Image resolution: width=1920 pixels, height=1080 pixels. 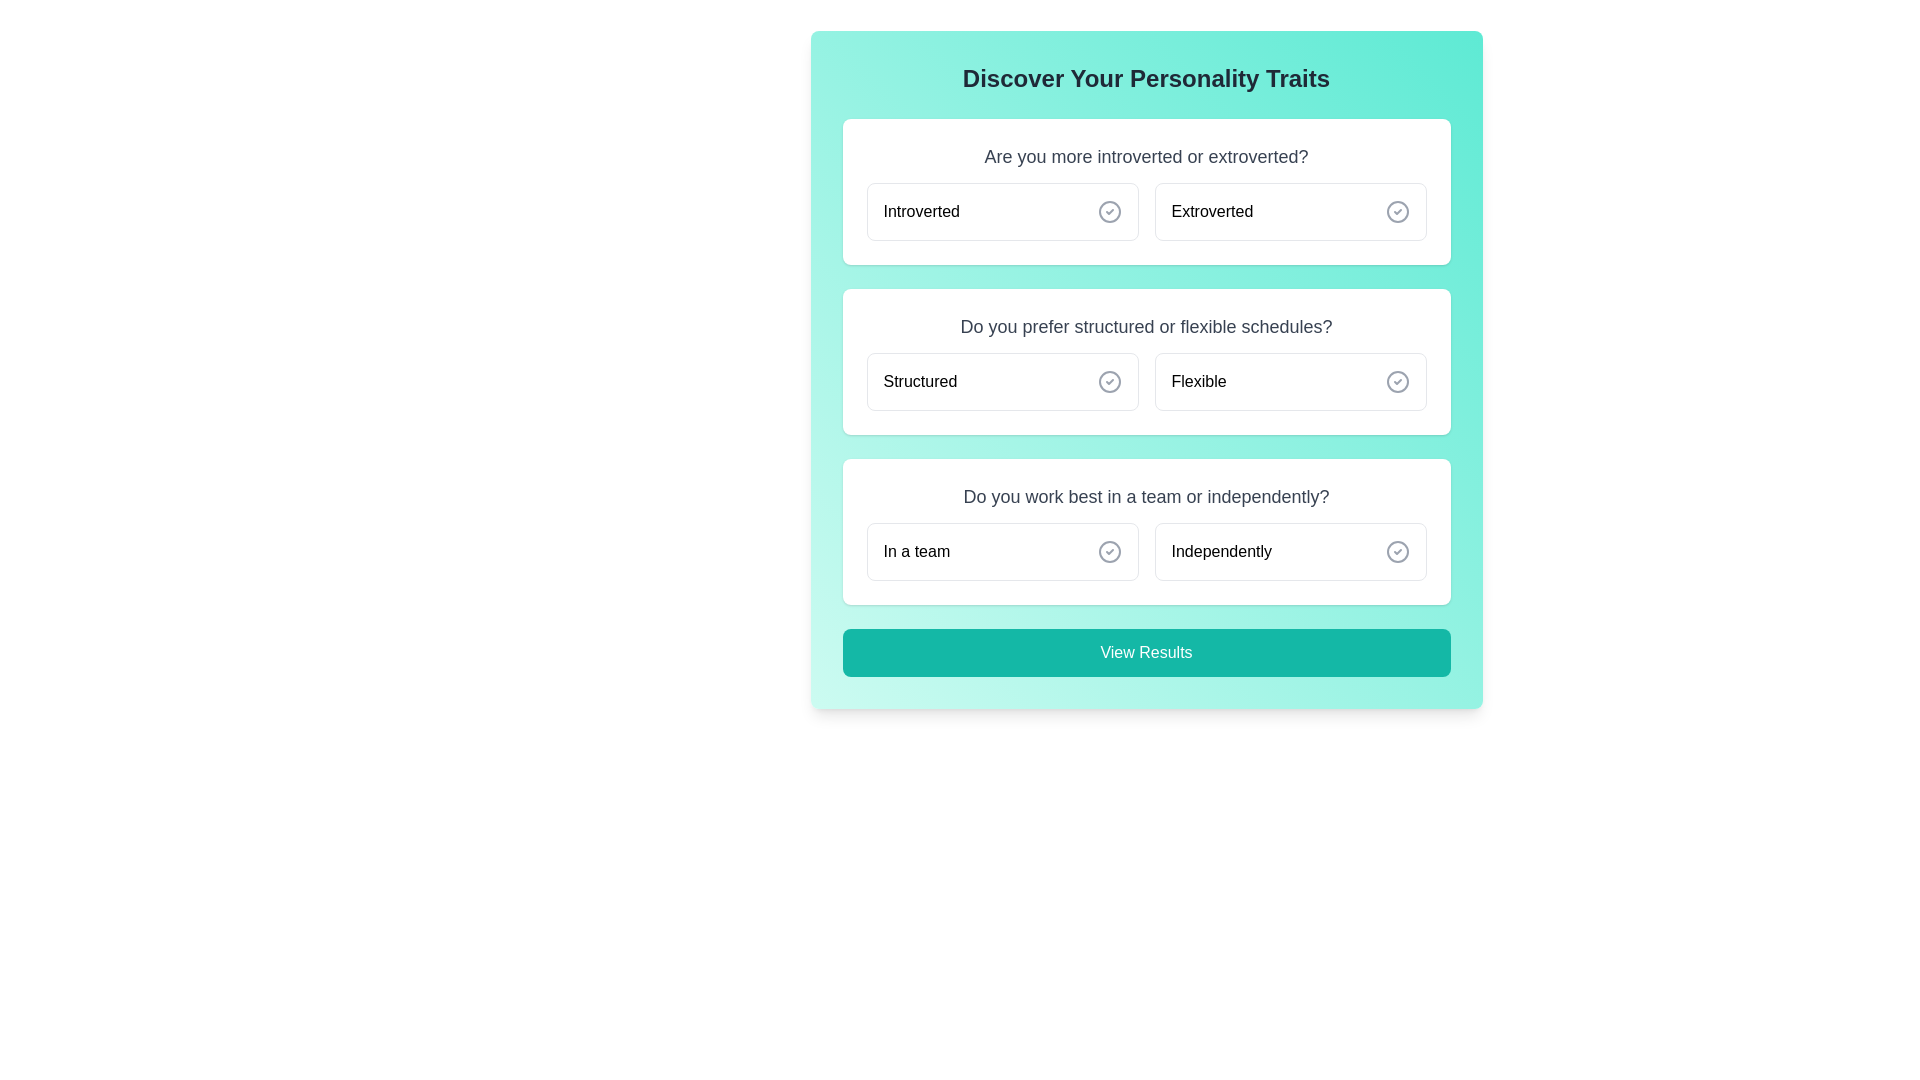 What do you see at coordinates (1146, 77) in the screenshot?
I see `the bold, large-sized header text stating 'Discover Your Personality Traits.' which is styled with a gray text color and centered alignment within a teal gradient background` at bounding box center [1146, 77].